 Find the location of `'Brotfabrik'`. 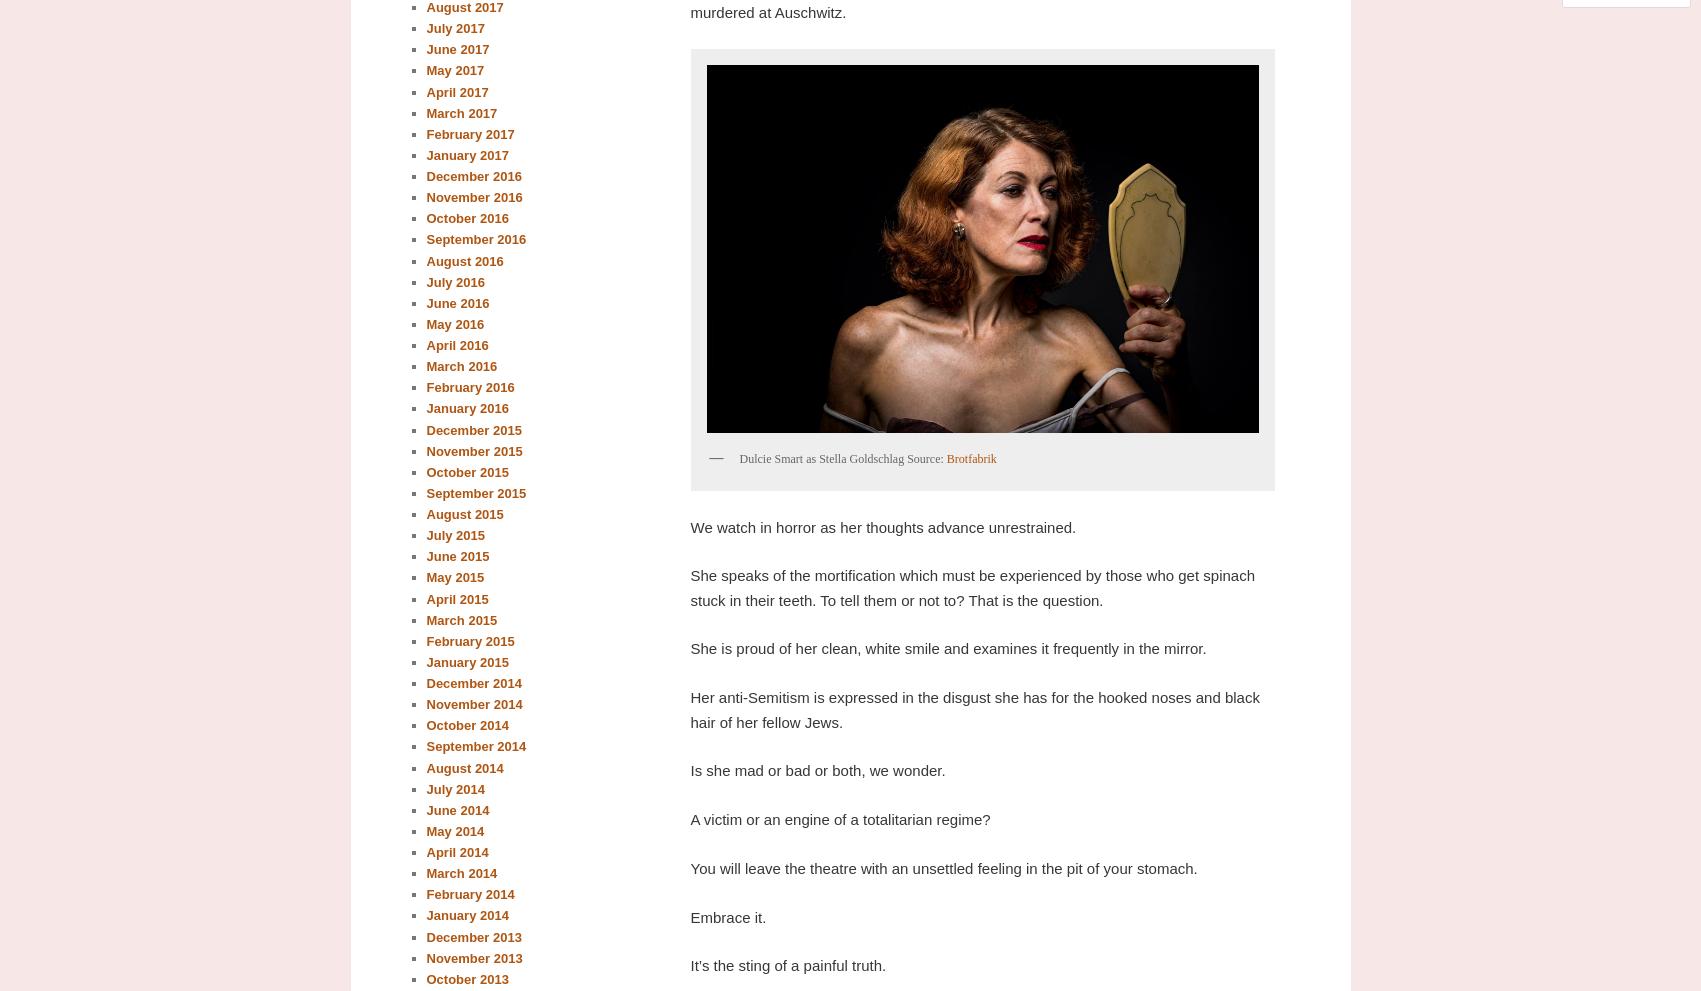

'Brotfabrik' is located at coordinates (969, 458).